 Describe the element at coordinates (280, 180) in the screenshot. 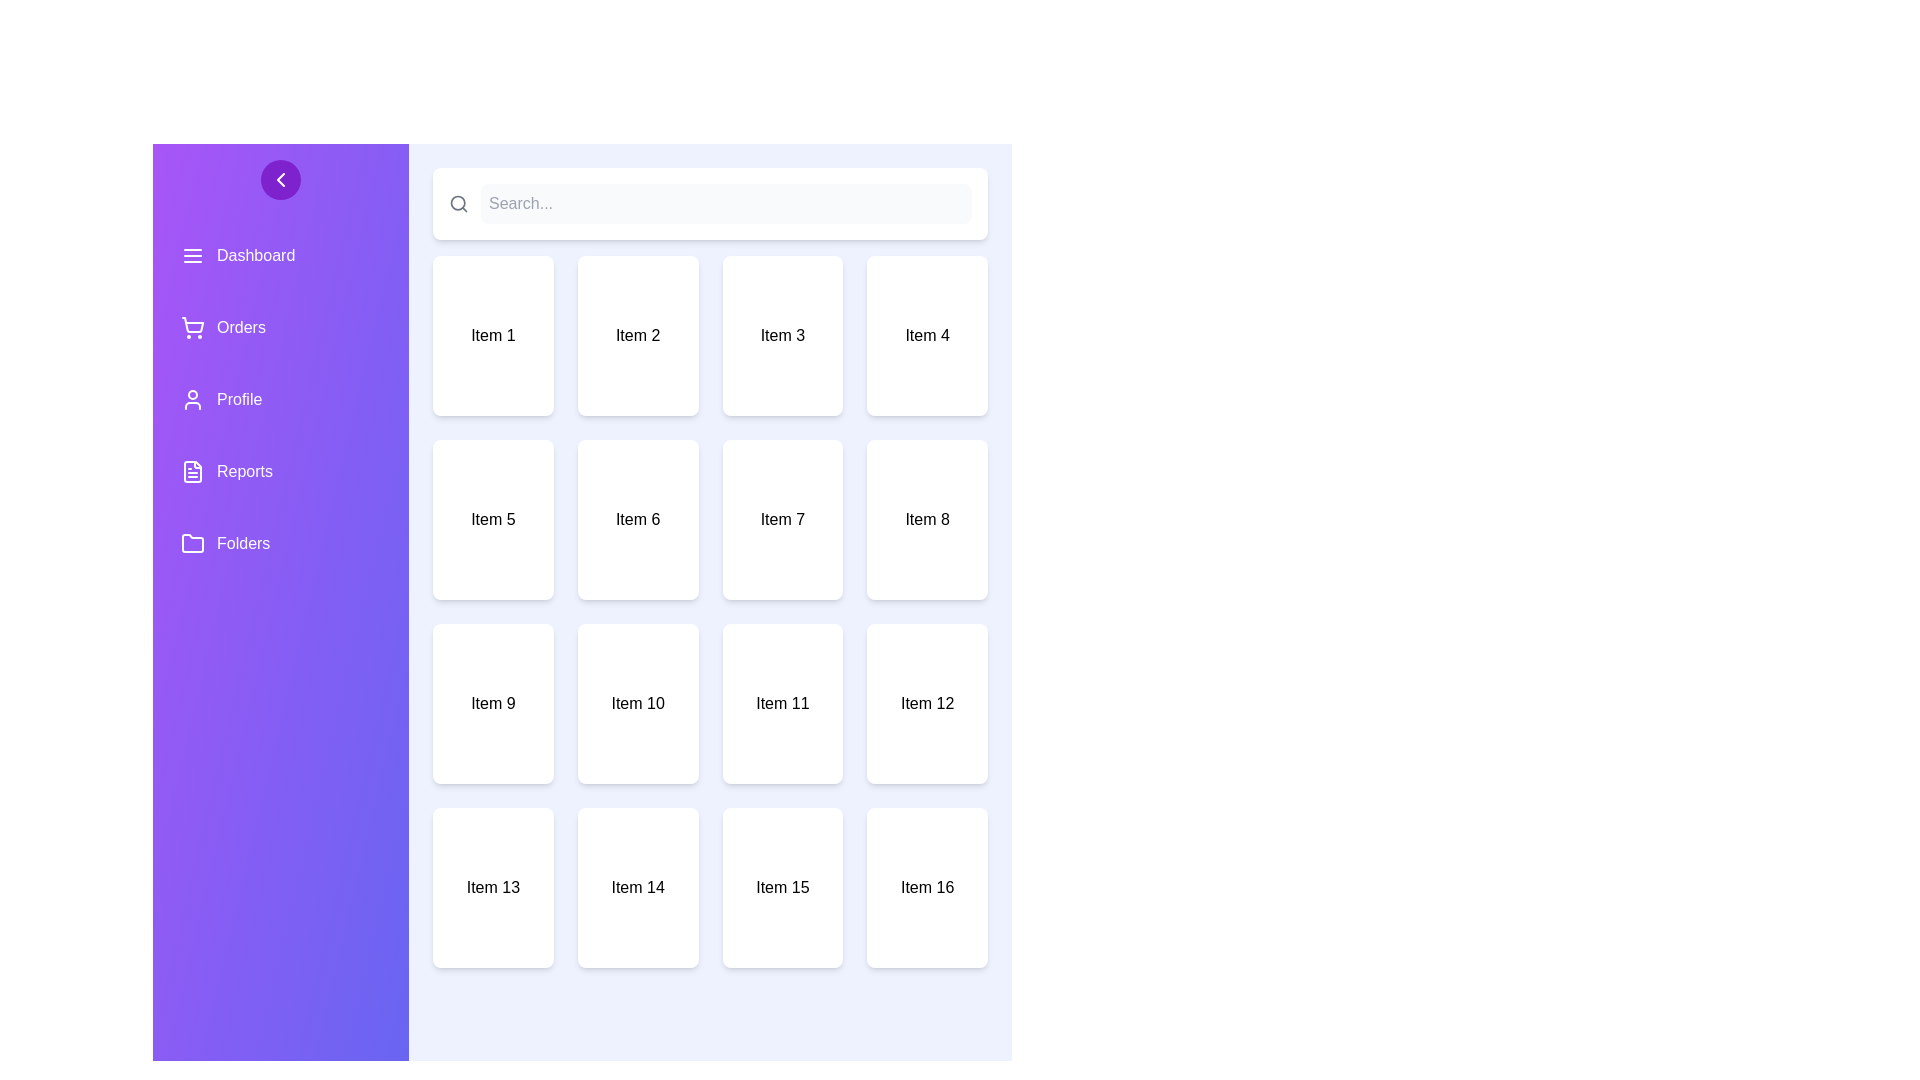

I see `the sidebar toggle button to toggle the sidebar open or close` at that location.